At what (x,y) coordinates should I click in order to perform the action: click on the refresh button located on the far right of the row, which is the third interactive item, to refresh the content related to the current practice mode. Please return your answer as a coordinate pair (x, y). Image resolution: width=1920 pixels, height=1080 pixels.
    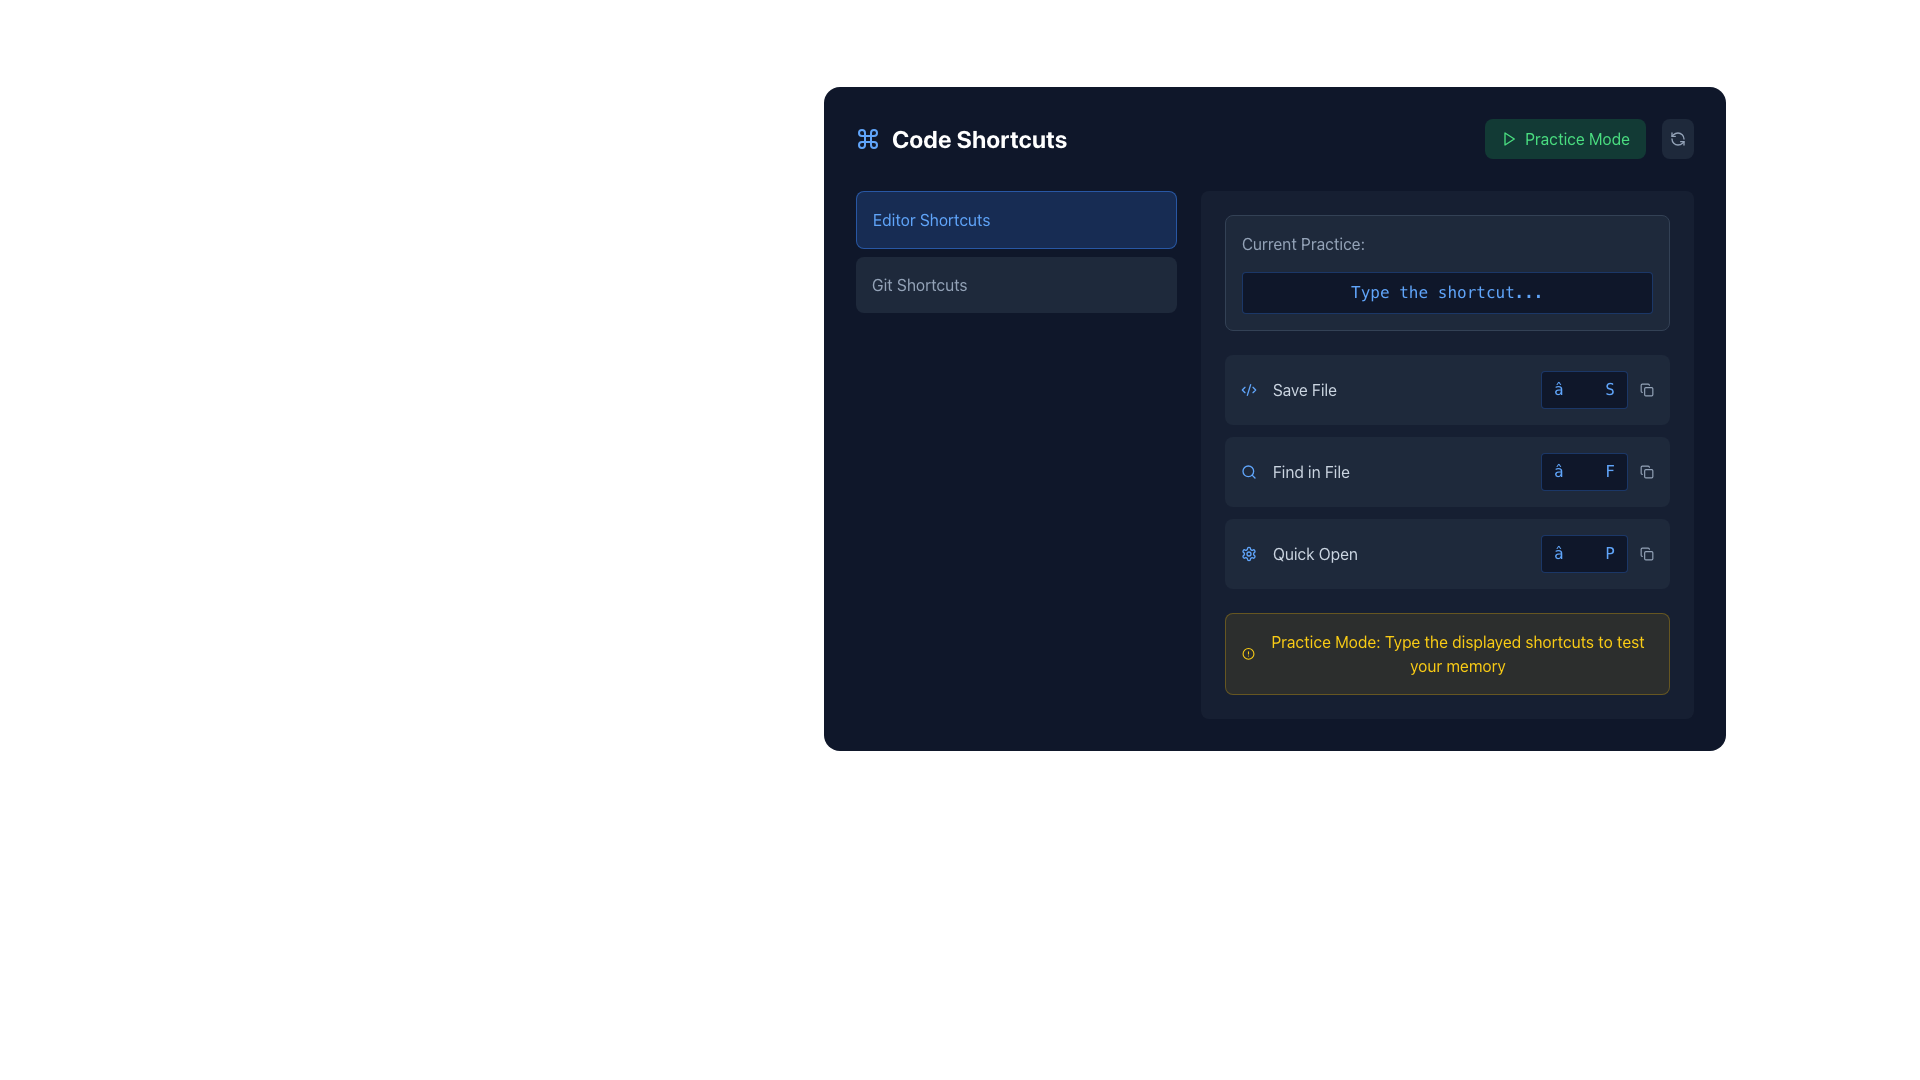
    Looking at the image, I should click on (1678, 137).